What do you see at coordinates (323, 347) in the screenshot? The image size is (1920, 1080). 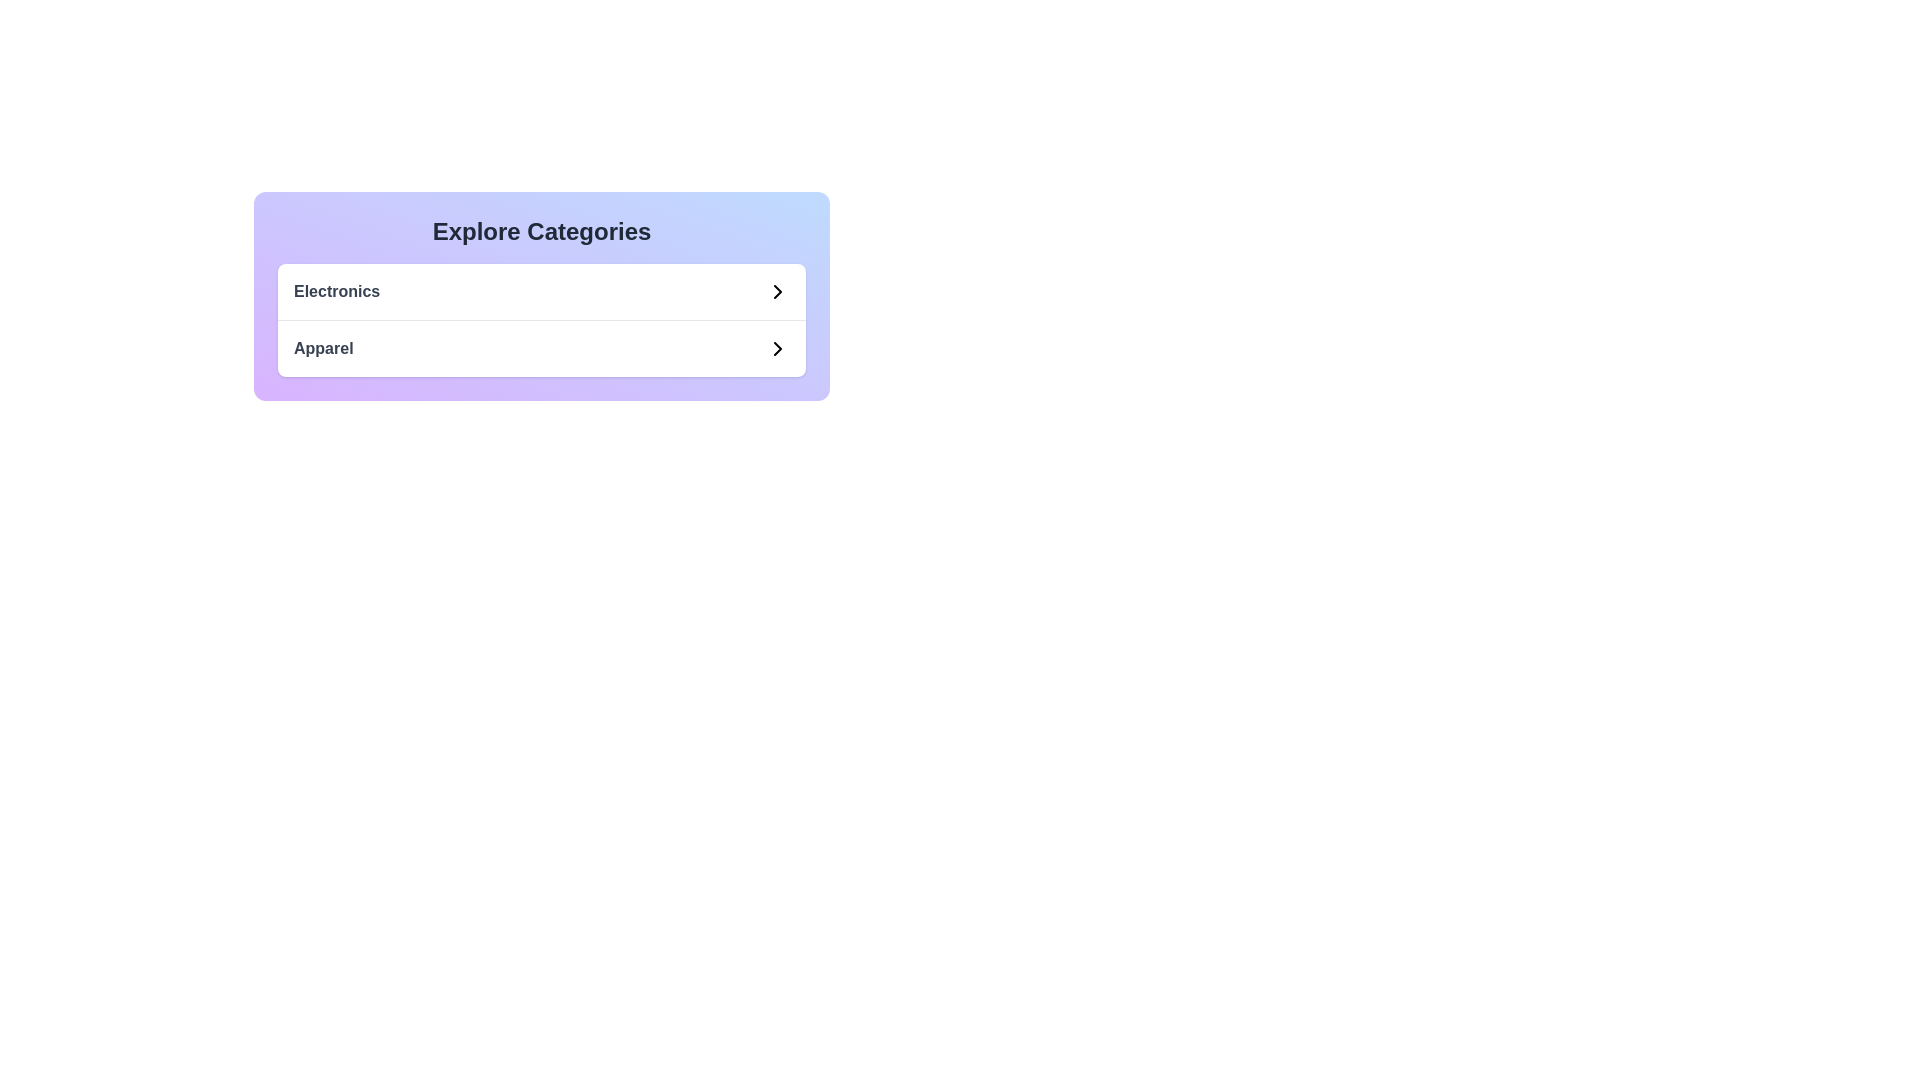 I see `the text label displaying 'Apparel' in bold gray font, located in the category exploration section below 'Electronics'` at bounding box center [323, 347].